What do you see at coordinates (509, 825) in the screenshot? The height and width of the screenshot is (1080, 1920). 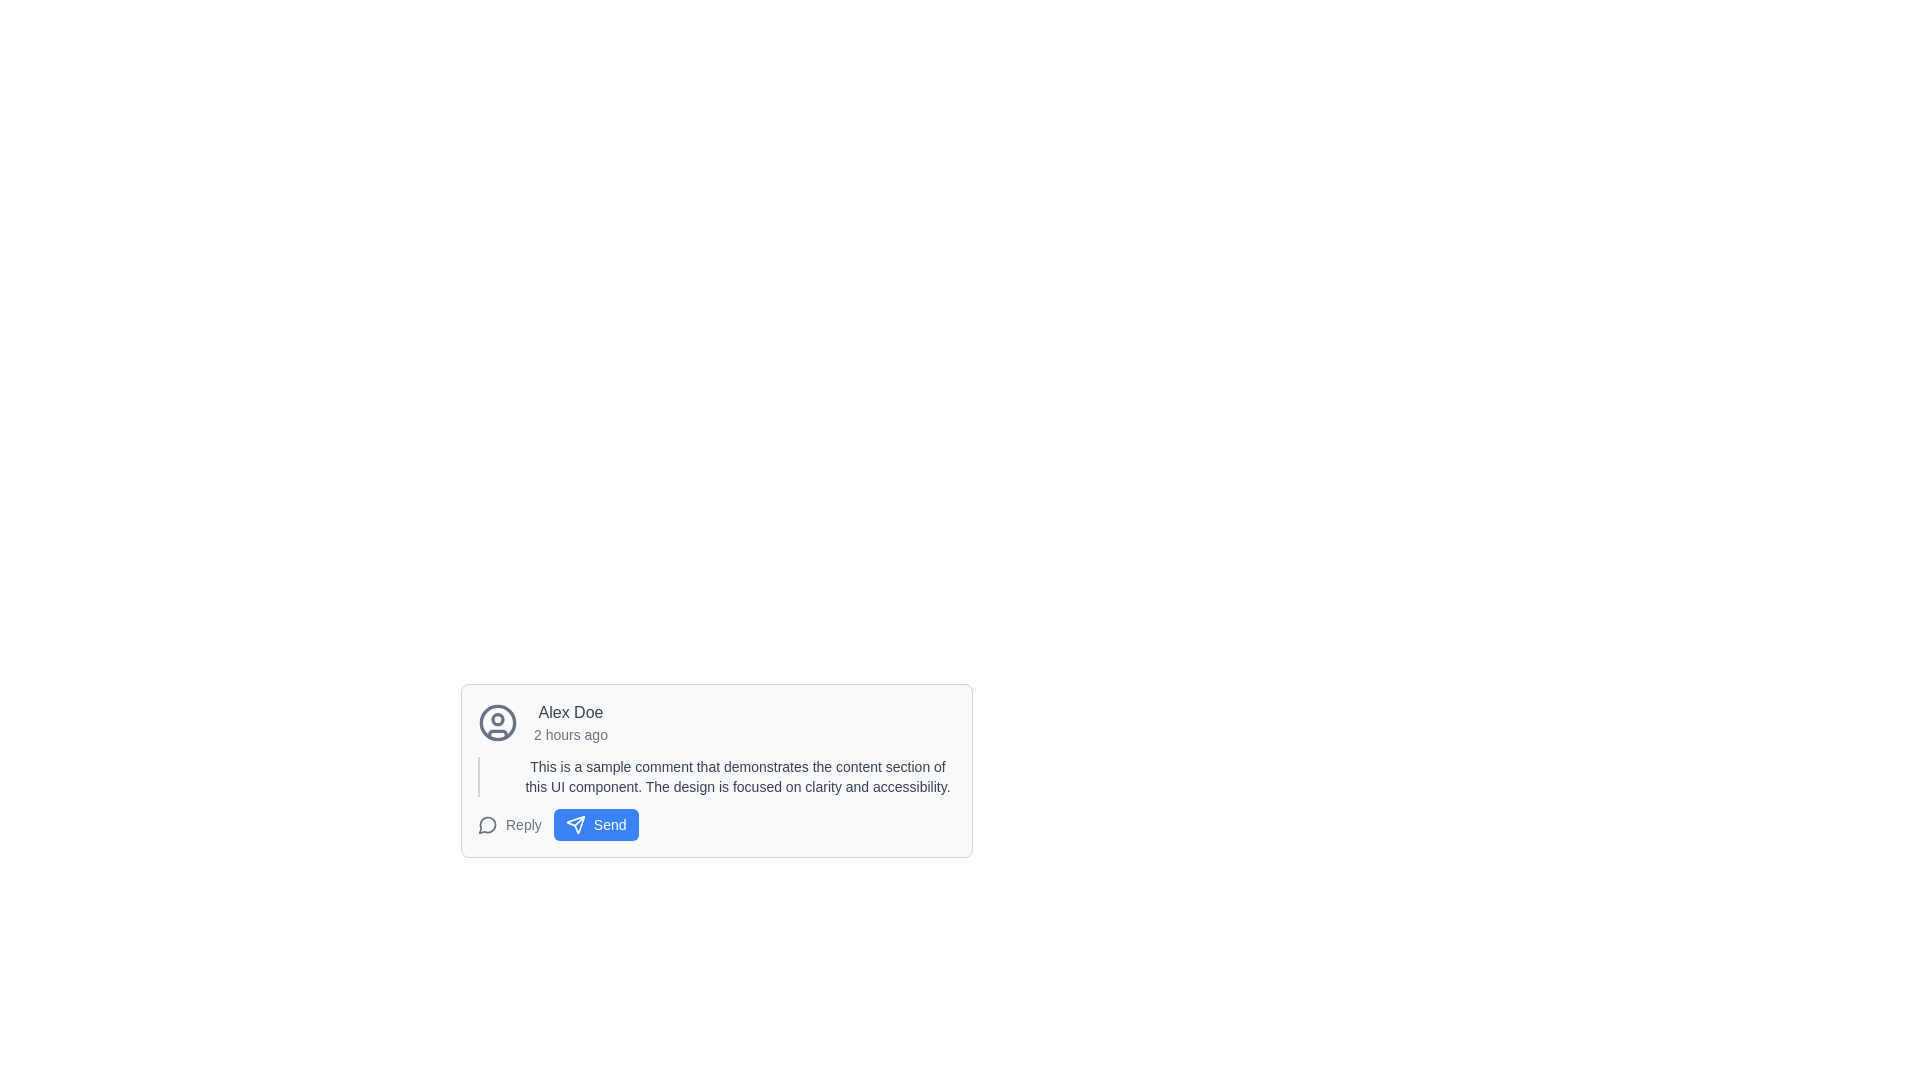 I see `the 'Reply' button, which is styled with a gray speech bubble icon and positioned to the left of the 'Send' button` at bounding box center [509, 825].